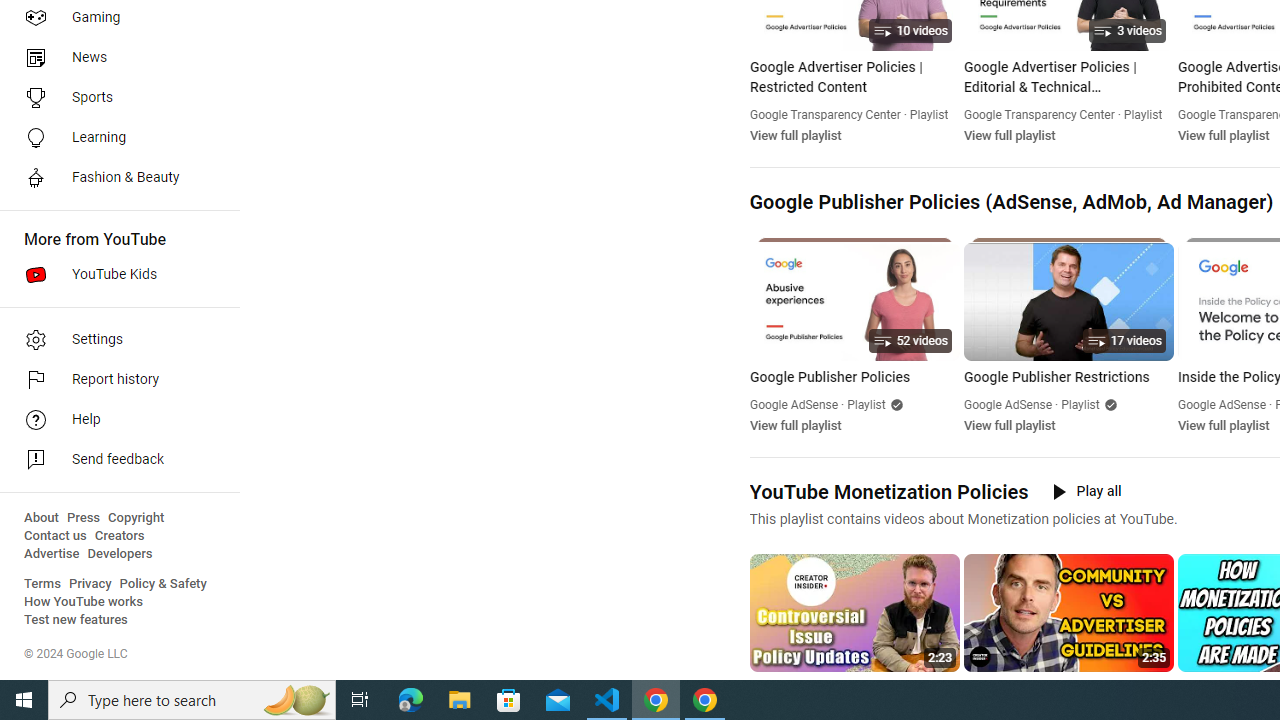 The height and width of the screenshot is (720, 1280). Describe the element at coordinates (887, 492) in the screenshot. I see `'YouTube Monetization Policies'` at that location.